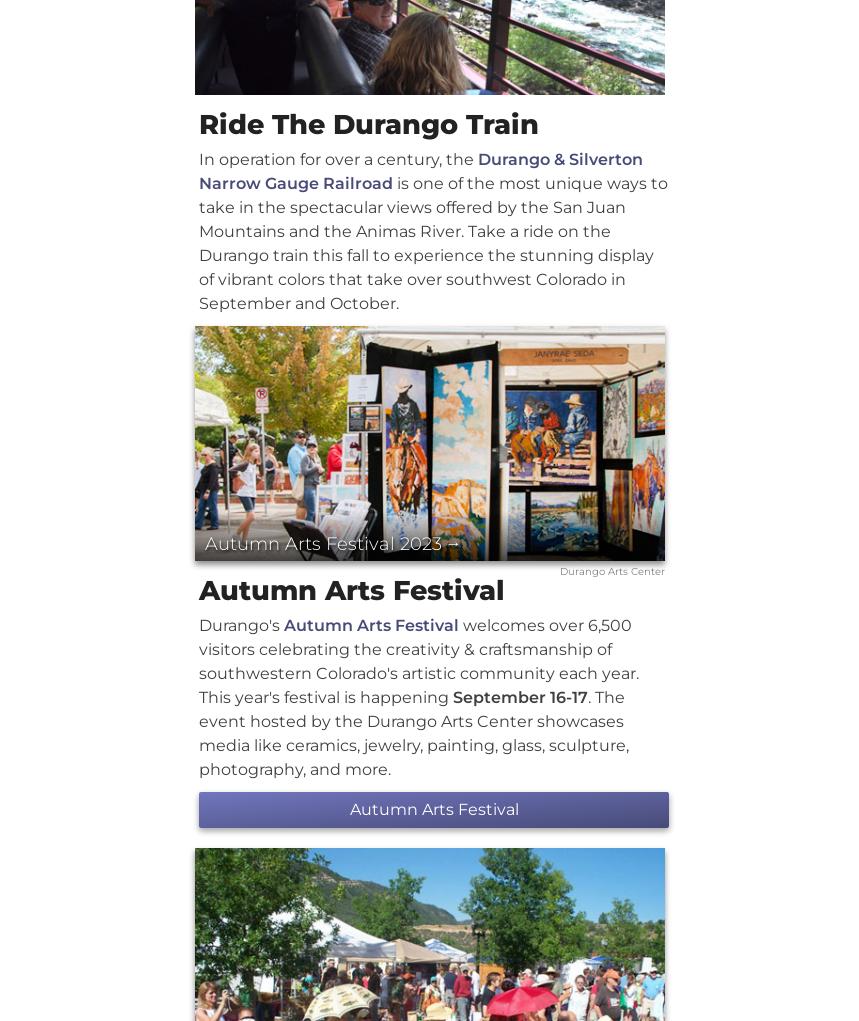 Image resolution: width=859 pixels, height=1021 pixels. What do you see at coordinates (322, 542) in the screenshot?
I see `'Autumn Arts Festival 2023'` at bounding box center [322, 542].